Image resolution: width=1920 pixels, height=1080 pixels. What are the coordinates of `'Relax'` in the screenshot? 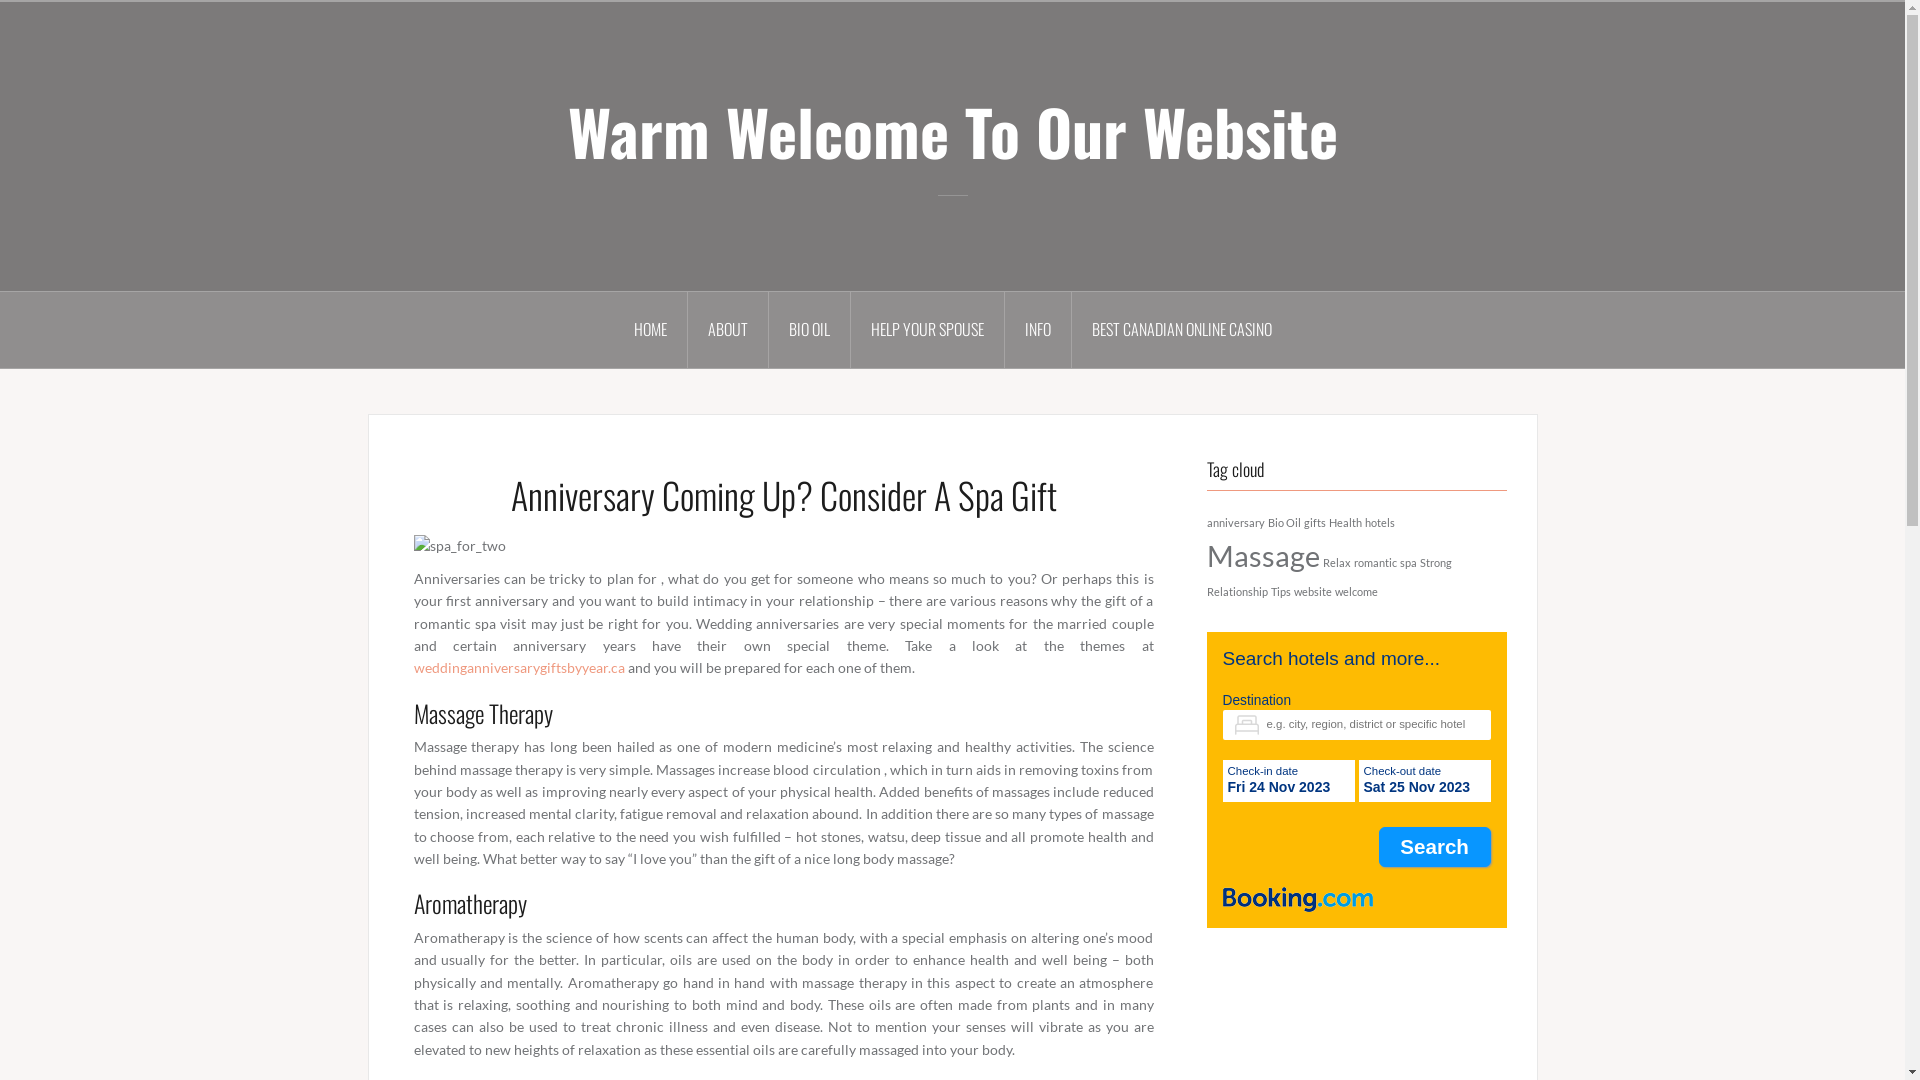 It's located at (1335, 562).